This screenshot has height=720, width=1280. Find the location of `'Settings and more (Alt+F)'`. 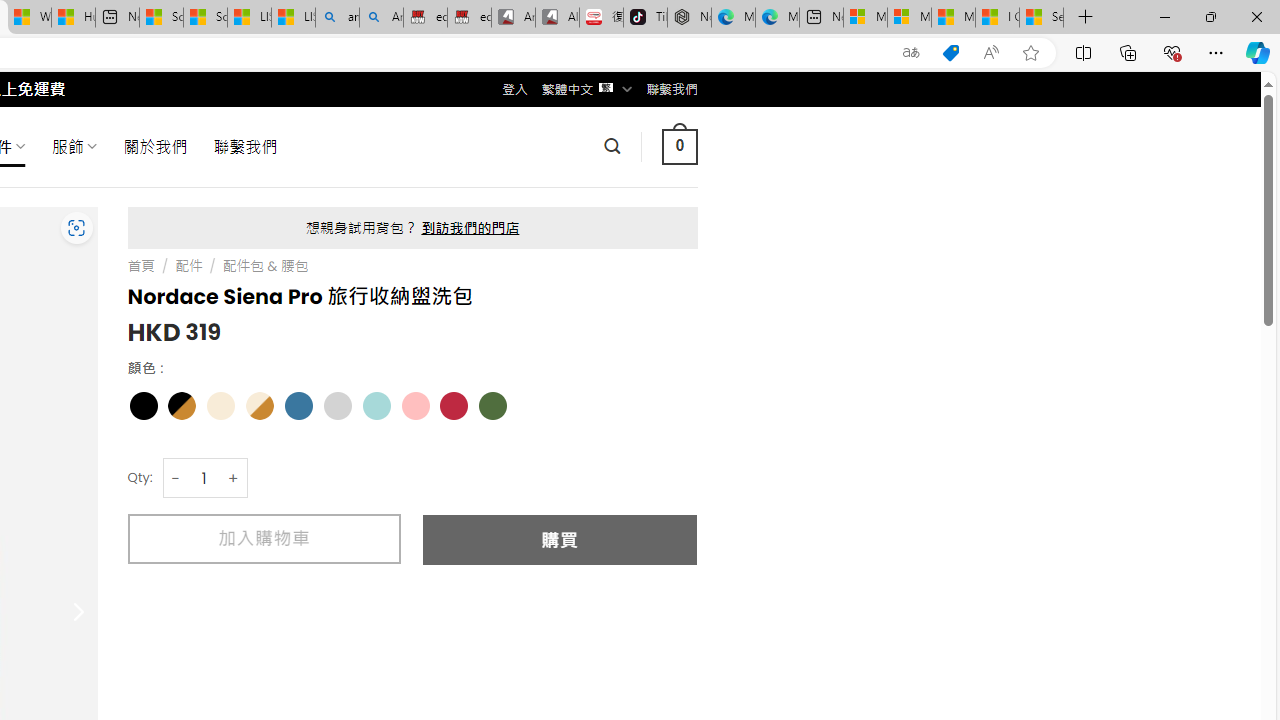

'Settings and more (Alt+F)' is located at coordinates (1215, 51).